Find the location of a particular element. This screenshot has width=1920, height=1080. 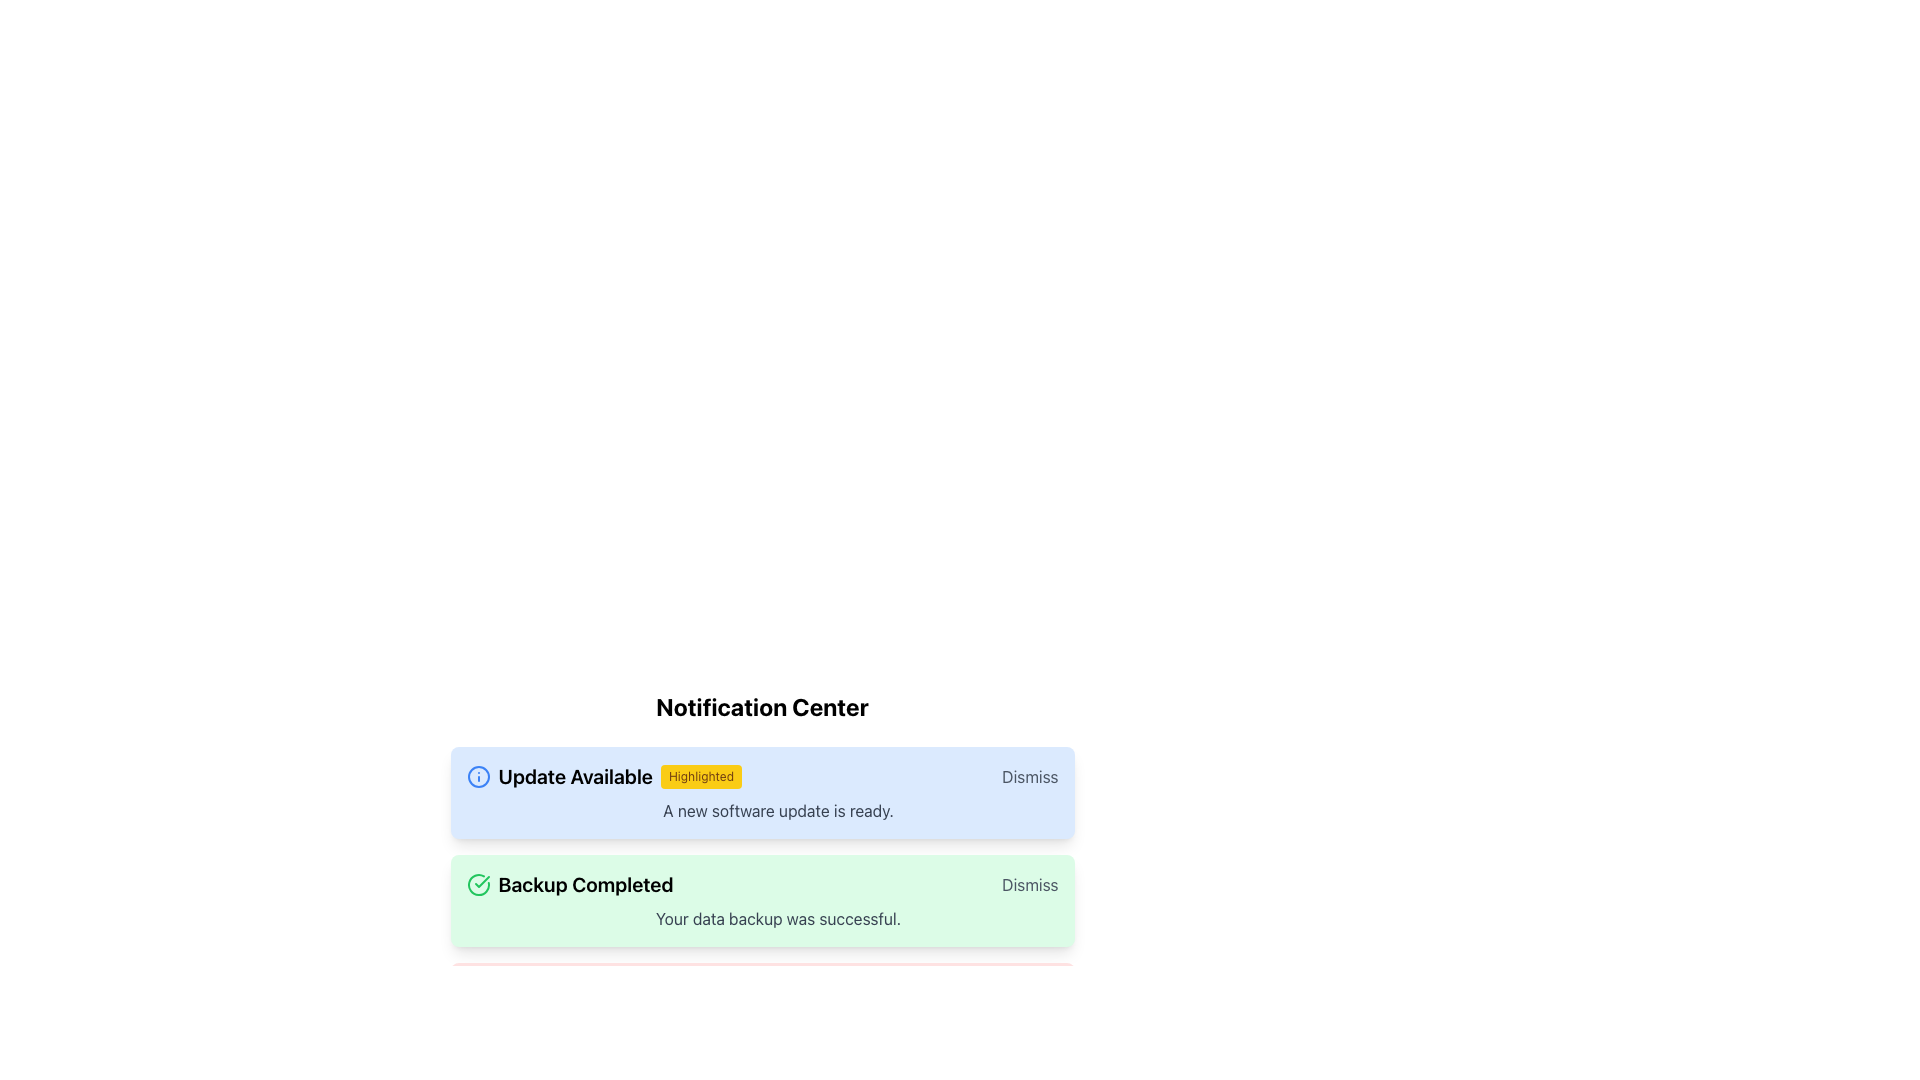

the circular informational icon with a blue outline, located to the left of the 'Update Available' text in the notification bar is located at coordinates (477, 775).